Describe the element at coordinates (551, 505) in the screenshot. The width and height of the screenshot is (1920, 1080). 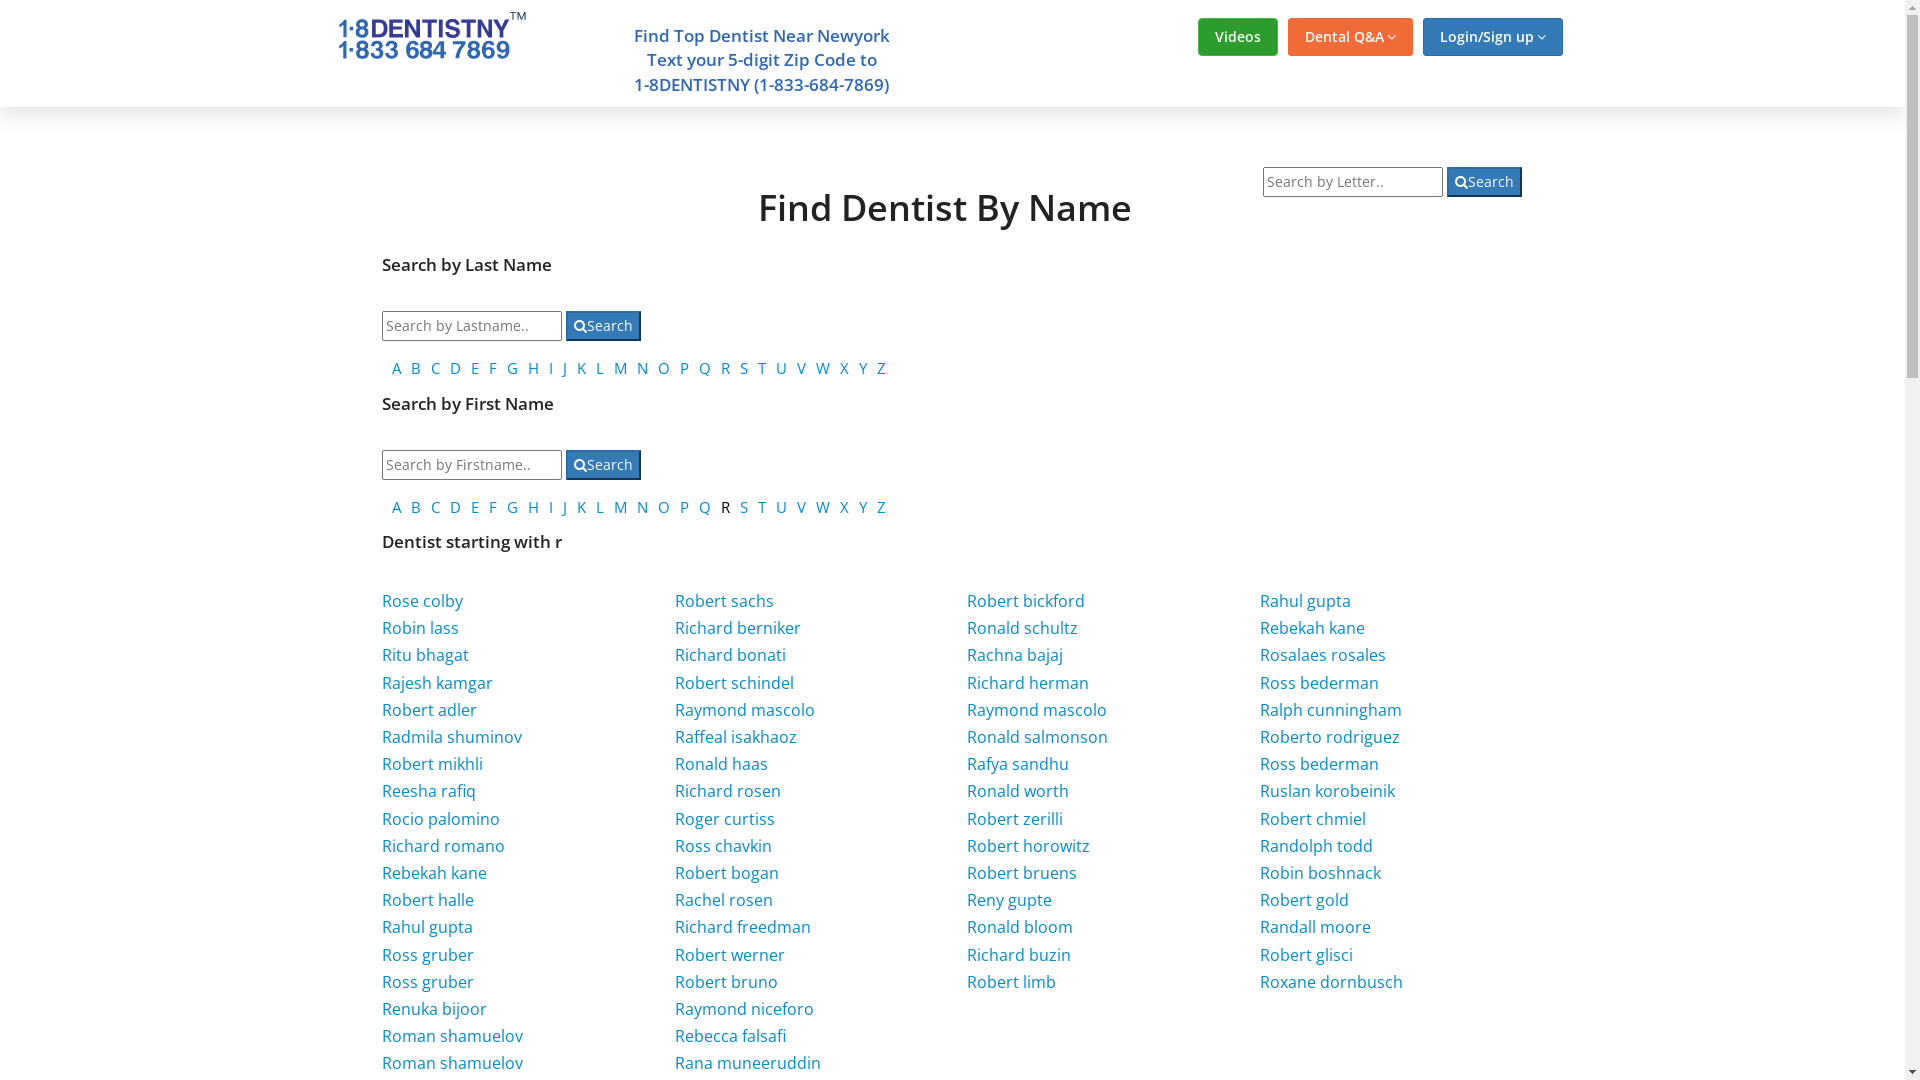
I see `'I'` at that location.